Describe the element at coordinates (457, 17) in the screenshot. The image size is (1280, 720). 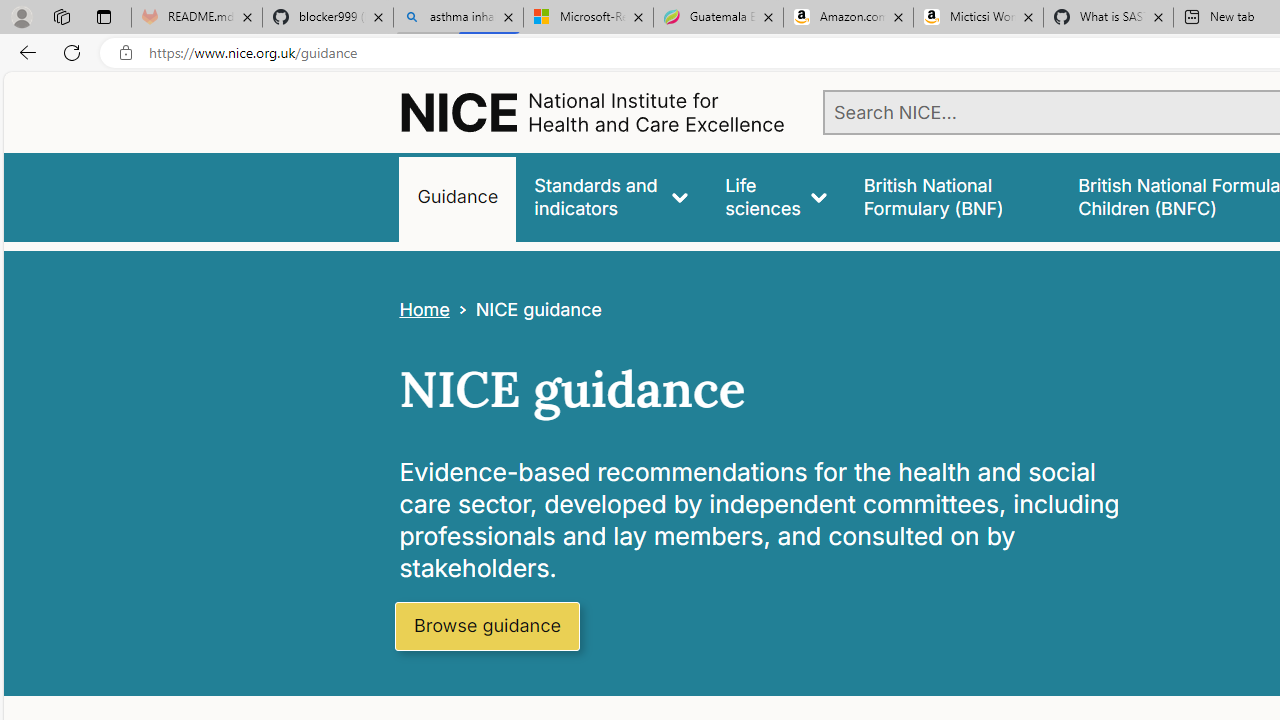
I see `'asthma inhaler - Search'` at that location.